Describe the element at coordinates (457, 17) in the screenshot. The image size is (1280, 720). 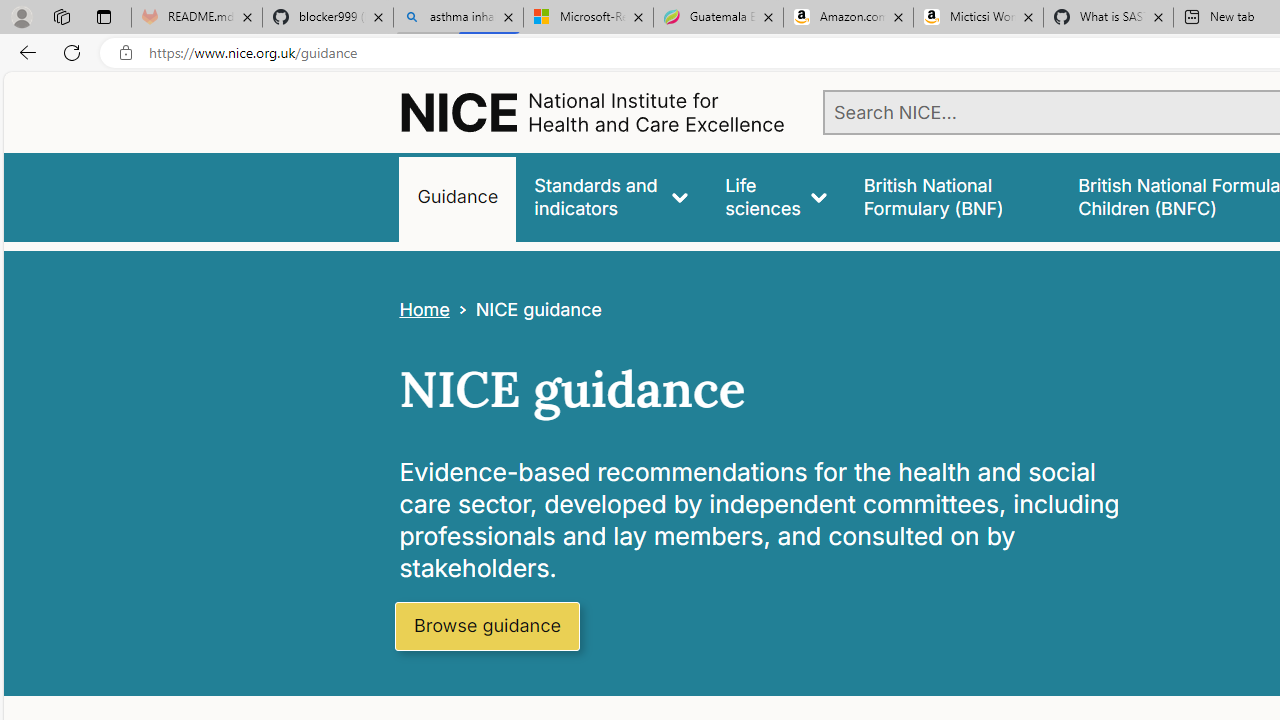
I see `'asthma inhaler - Search'` at that location.